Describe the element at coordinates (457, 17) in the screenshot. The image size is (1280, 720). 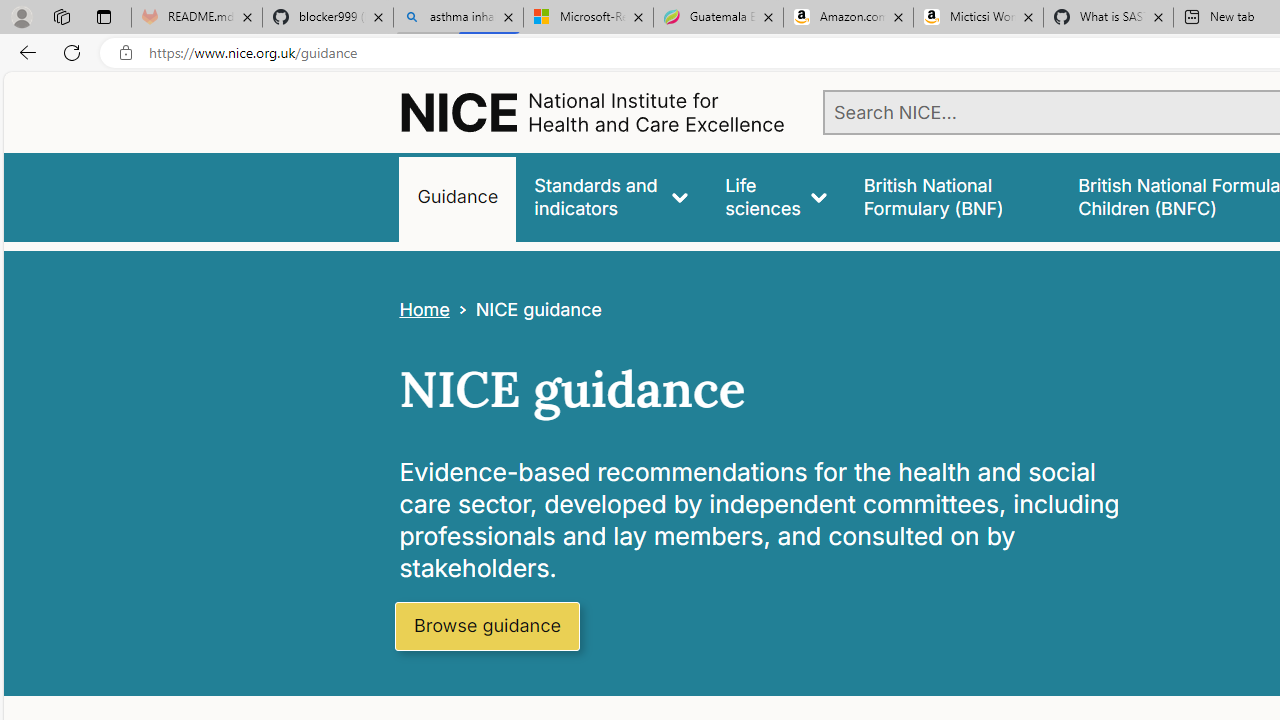
I see `'asthma inhaler - Search'` at that location.